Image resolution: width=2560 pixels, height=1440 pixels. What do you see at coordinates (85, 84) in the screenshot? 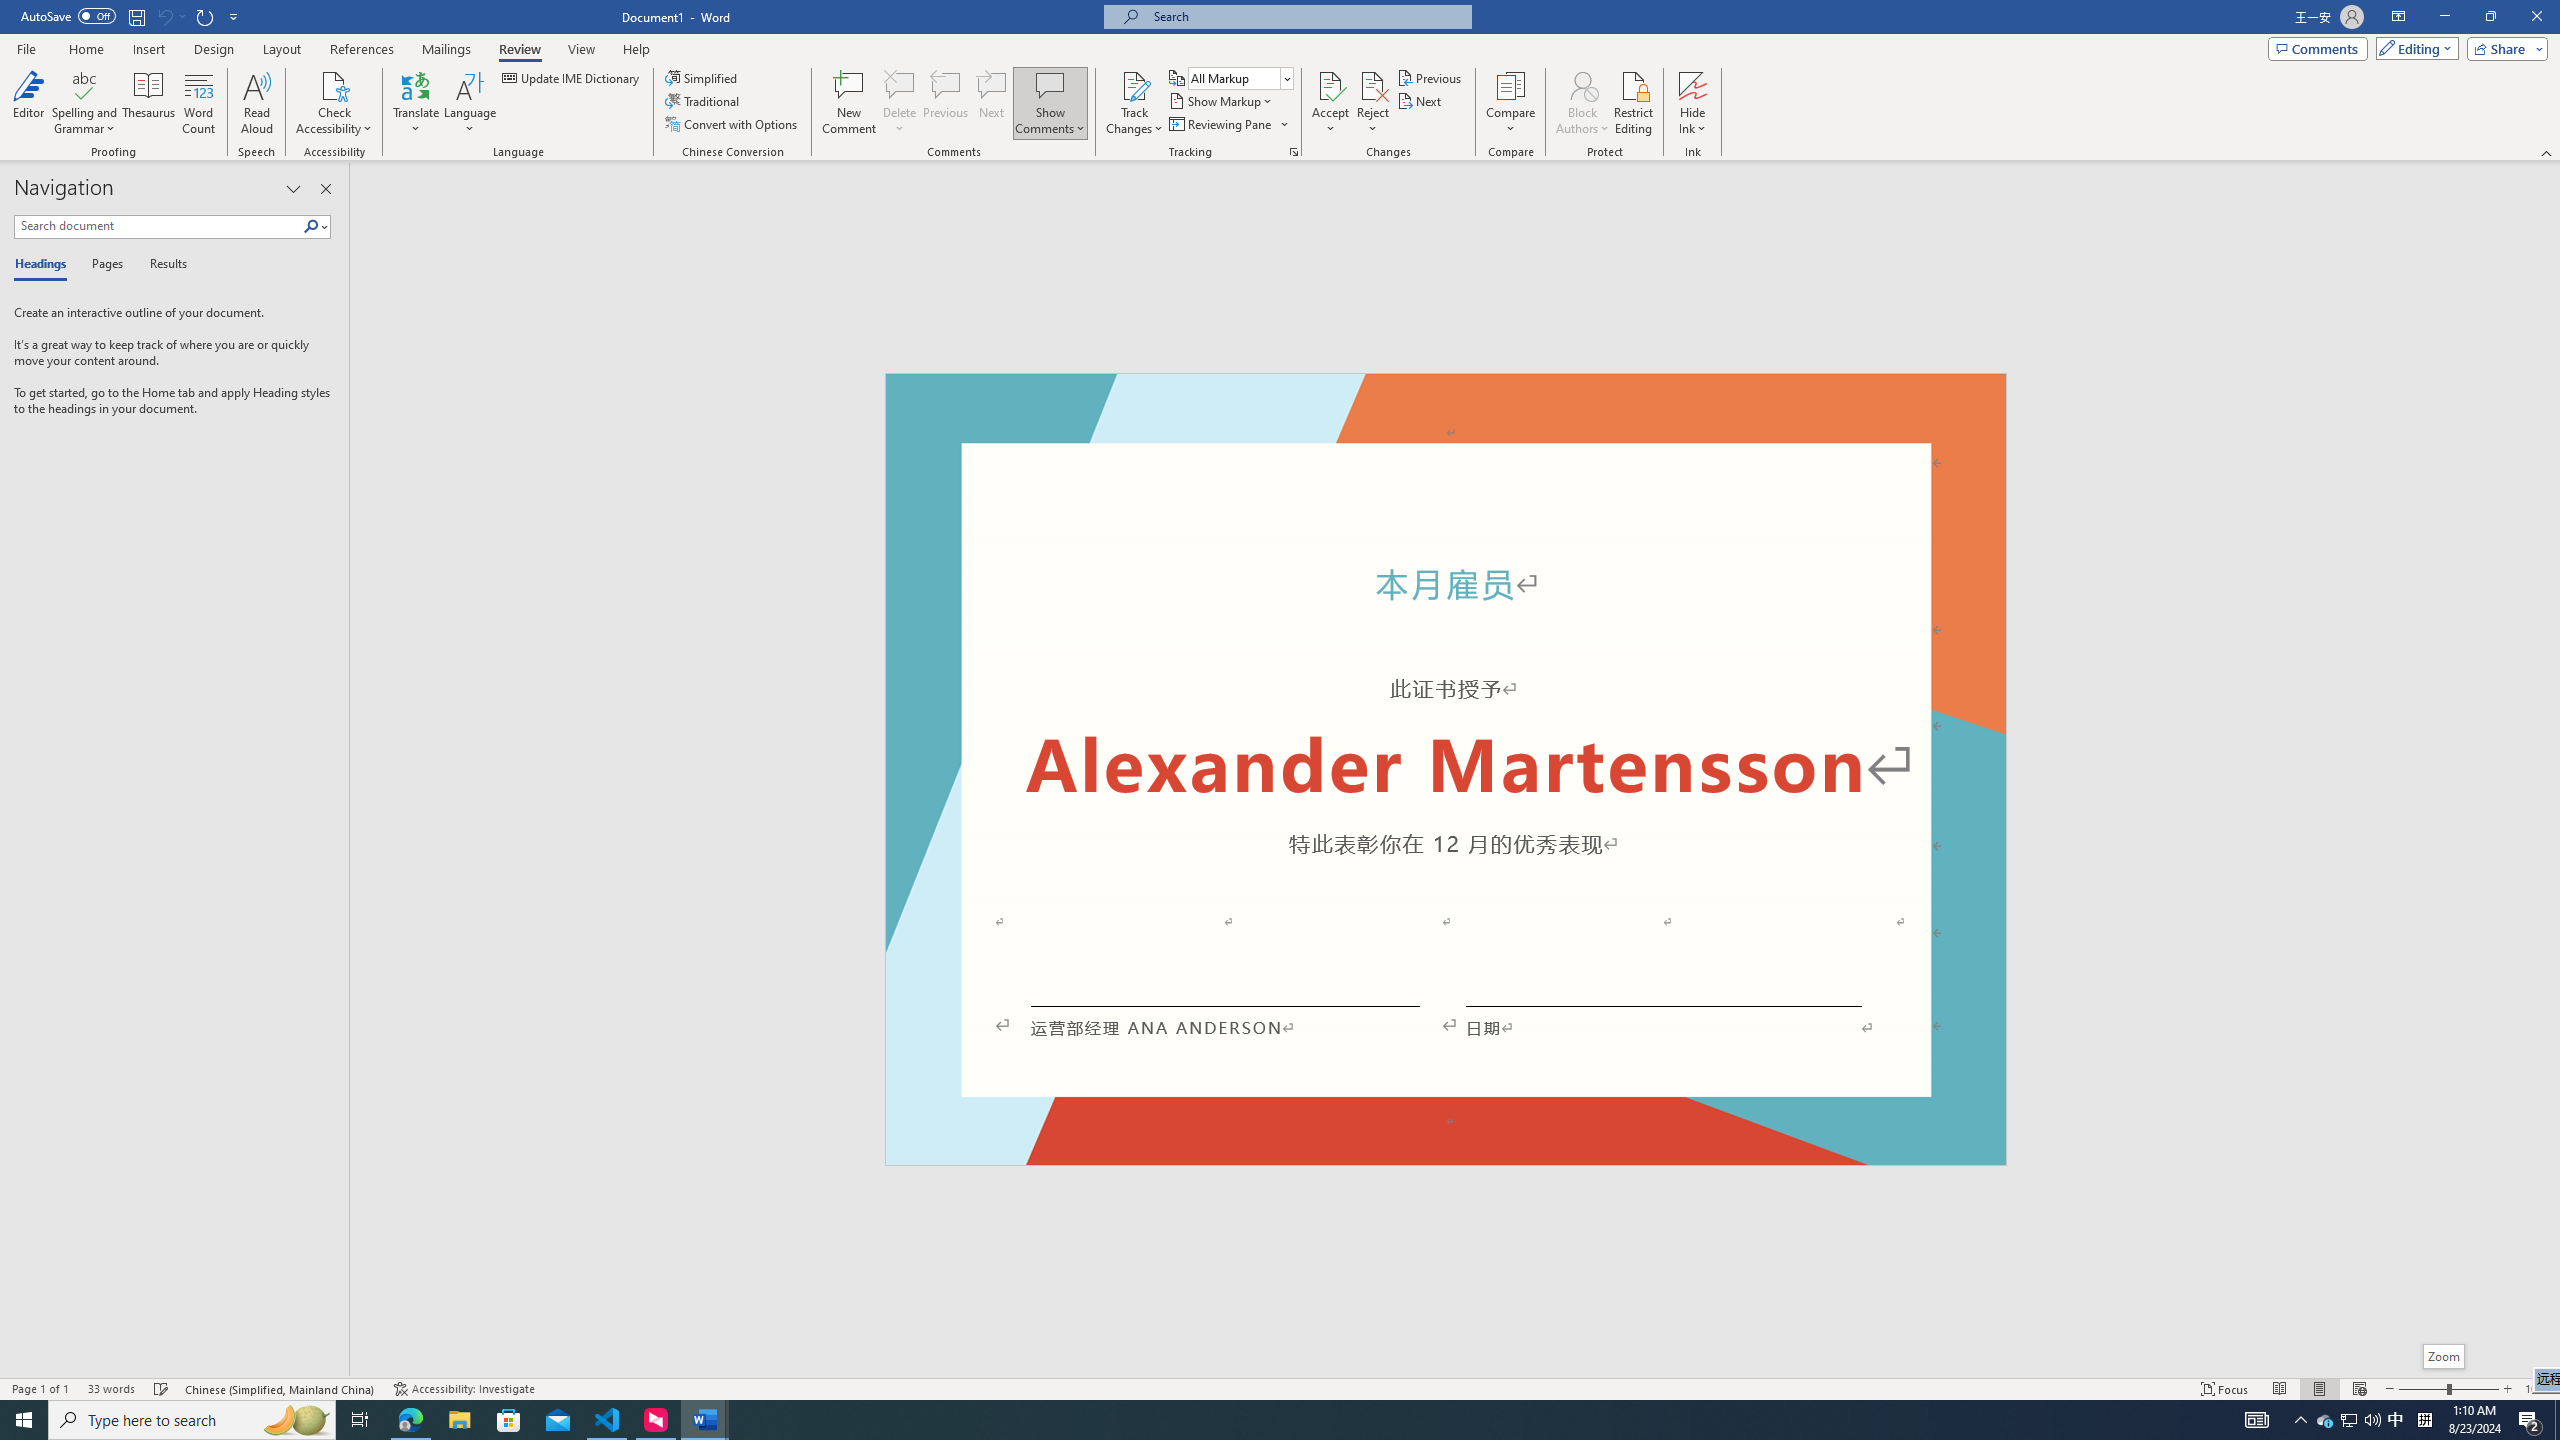
I see `'Spelling and Grammar'` at bounding box center [85, 84].